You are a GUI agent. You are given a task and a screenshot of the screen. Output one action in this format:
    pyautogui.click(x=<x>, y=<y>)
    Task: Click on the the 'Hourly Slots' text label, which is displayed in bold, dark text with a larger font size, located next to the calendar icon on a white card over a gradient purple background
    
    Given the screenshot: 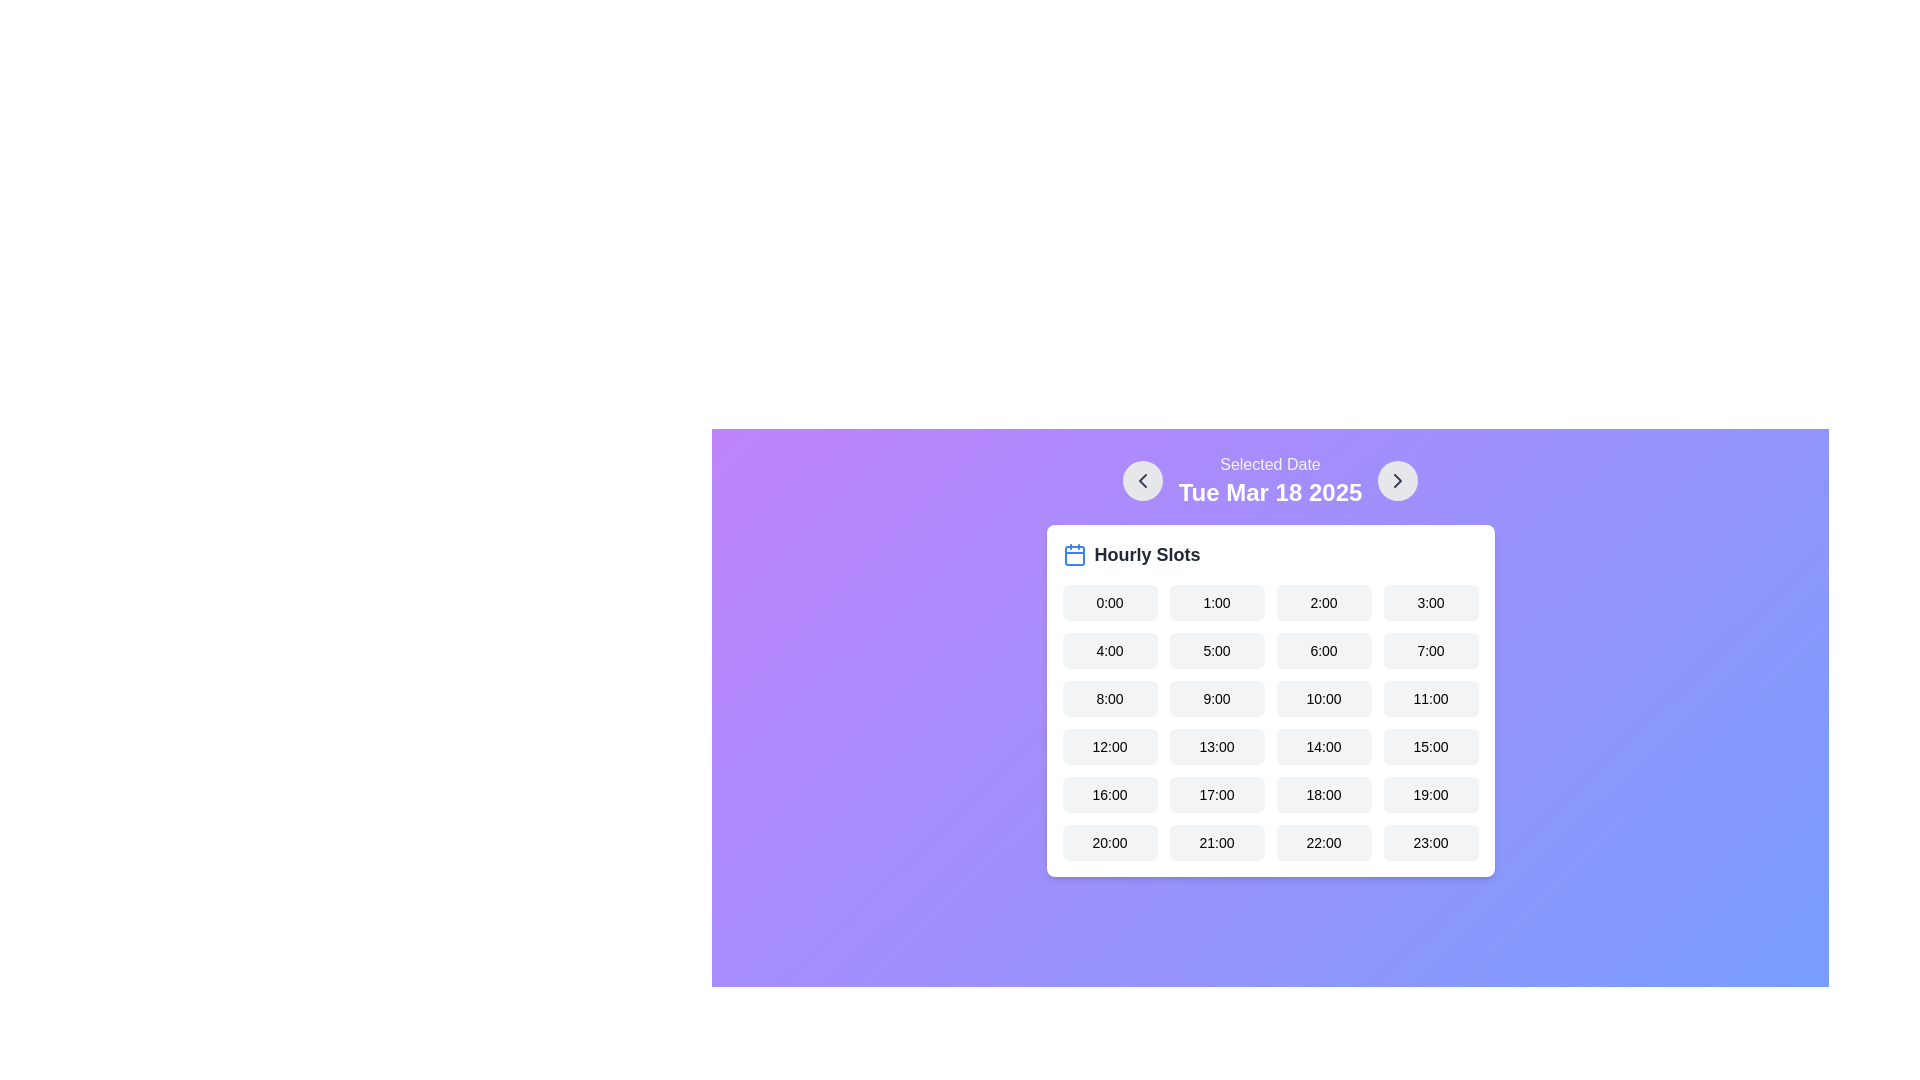 What is the action you would take?
    pyautogui.click(x=1147, y=555)
    